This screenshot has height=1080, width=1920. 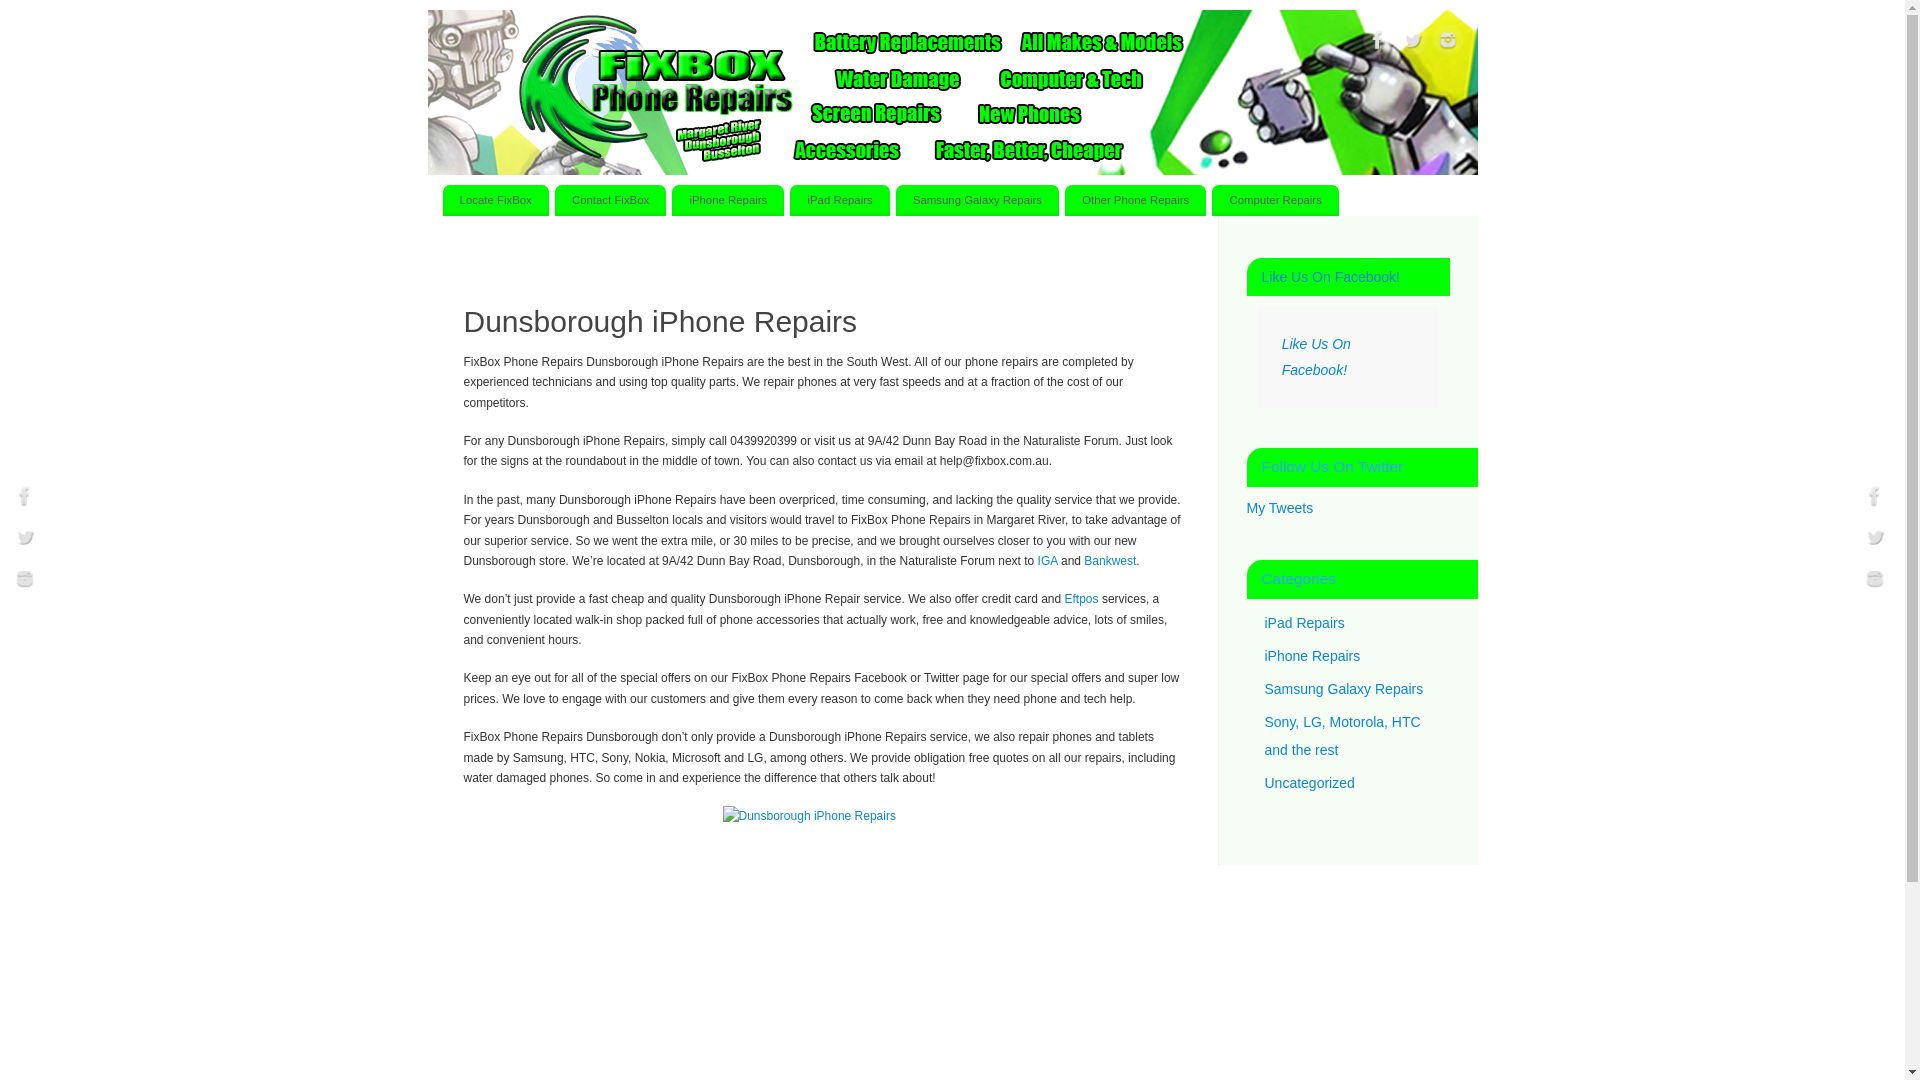 I want to click on 'Like Us On Facebook!', so click(x=1331, y=277).